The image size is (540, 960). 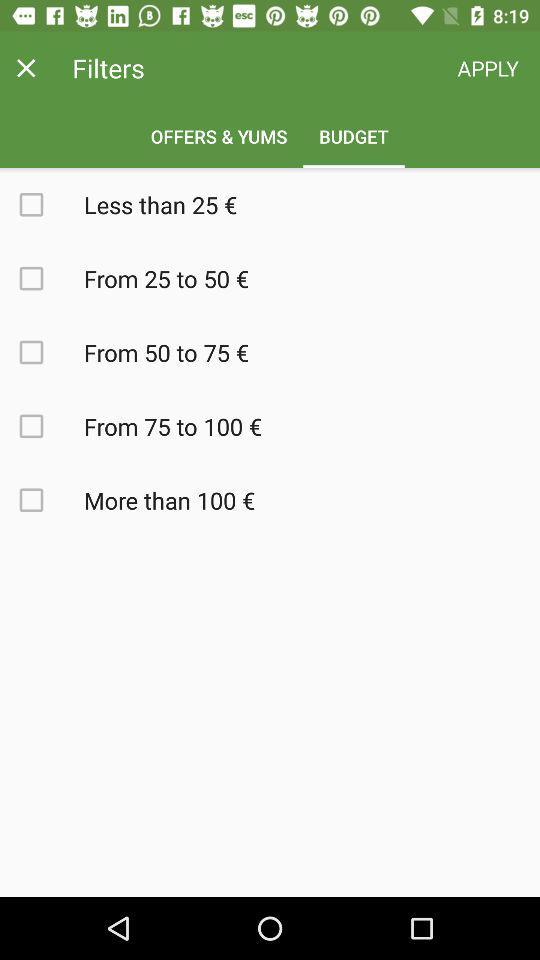 I want to click on more than 100 option, so click(x=42, y=499).